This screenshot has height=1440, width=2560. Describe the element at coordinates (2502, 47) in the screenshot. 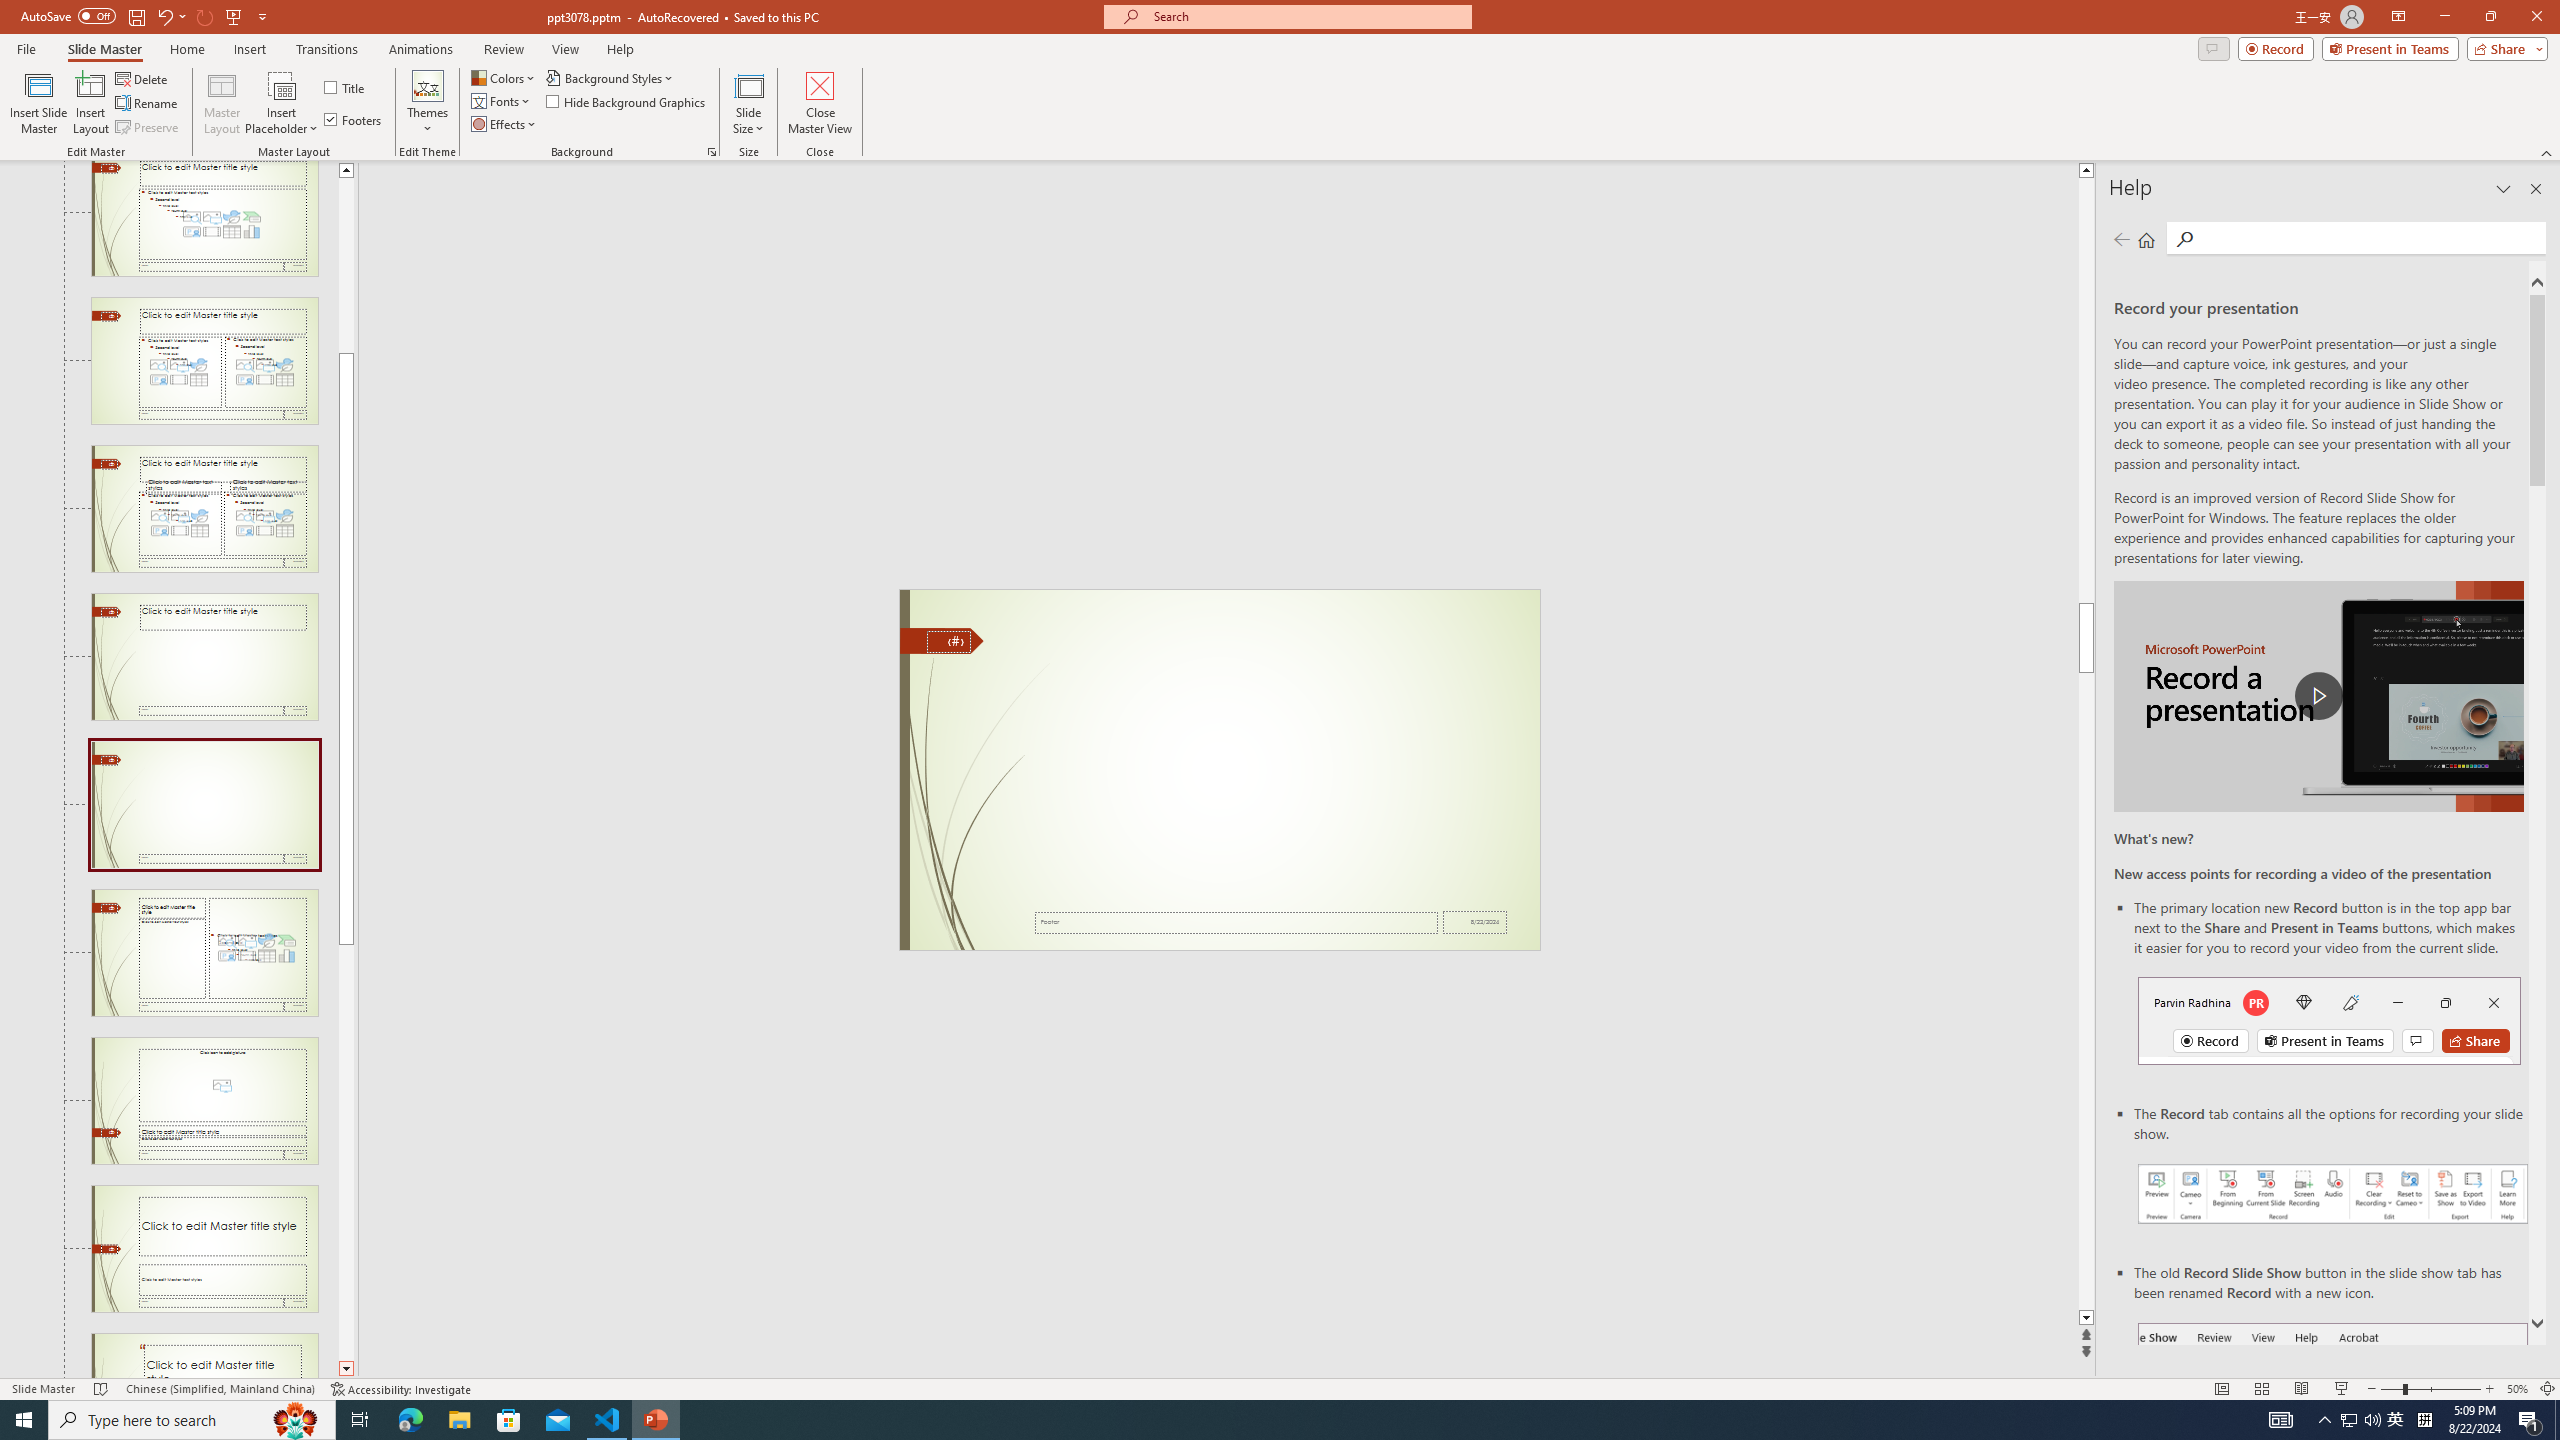

I see `'Share'` at that location.